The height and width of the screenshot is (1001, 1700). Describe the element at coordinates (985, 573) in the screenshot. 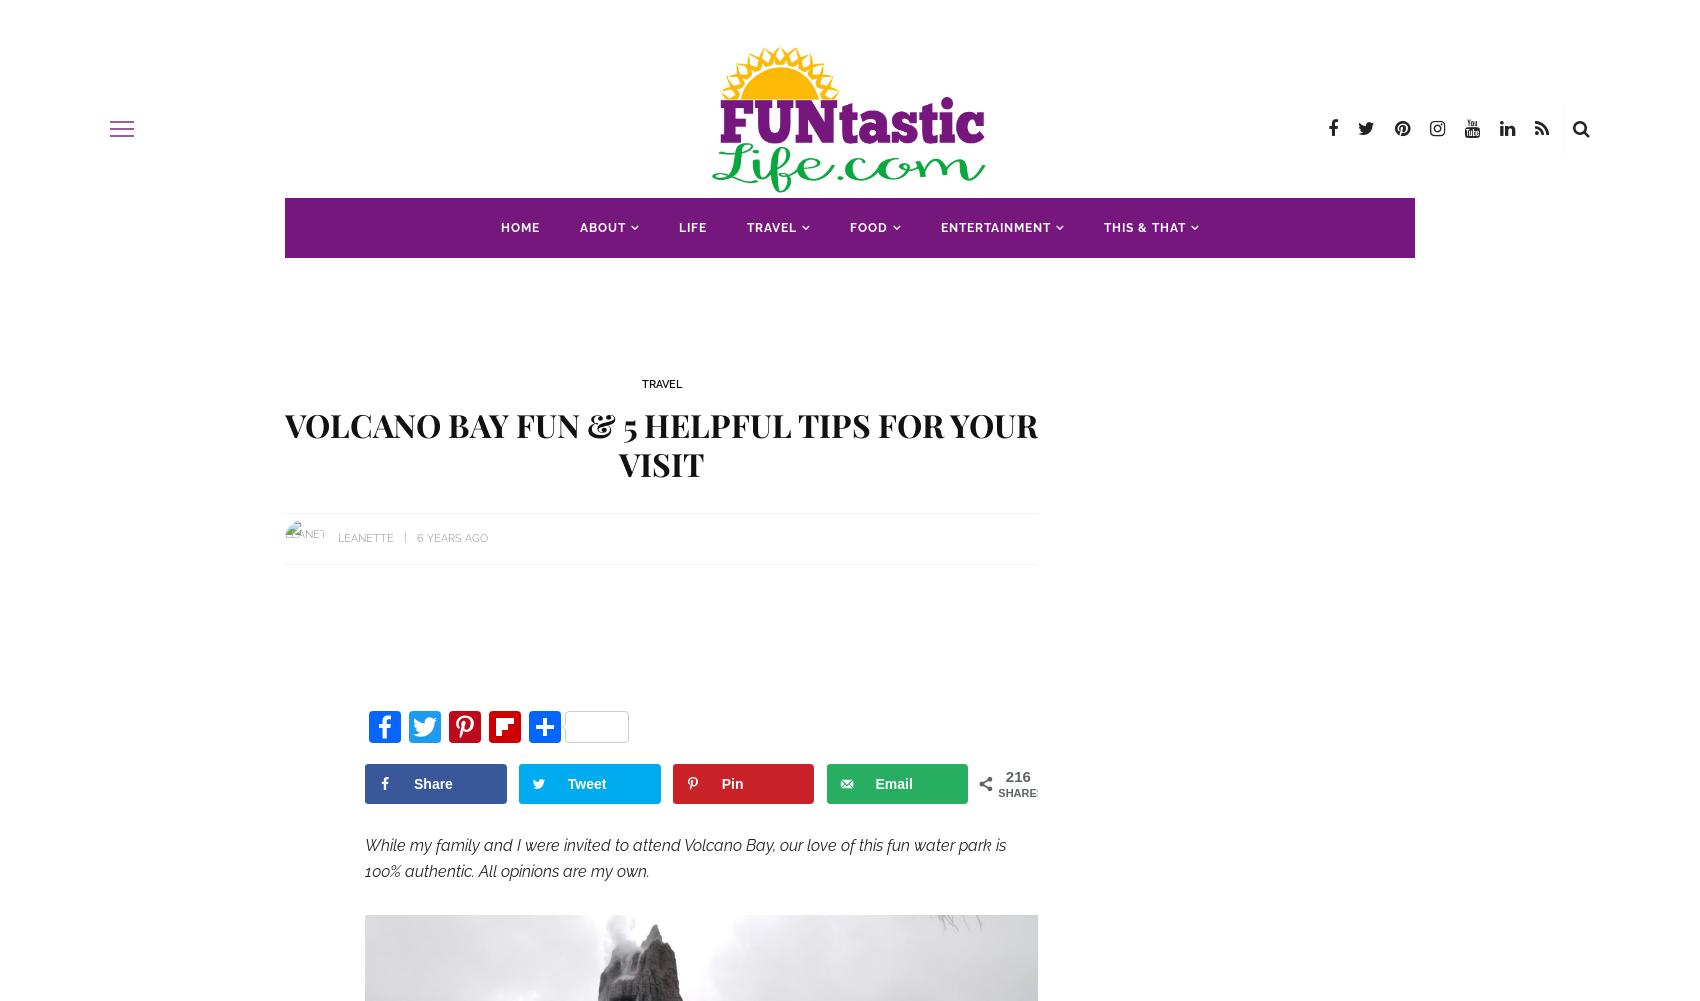

I see `'Kansas'` at that location.